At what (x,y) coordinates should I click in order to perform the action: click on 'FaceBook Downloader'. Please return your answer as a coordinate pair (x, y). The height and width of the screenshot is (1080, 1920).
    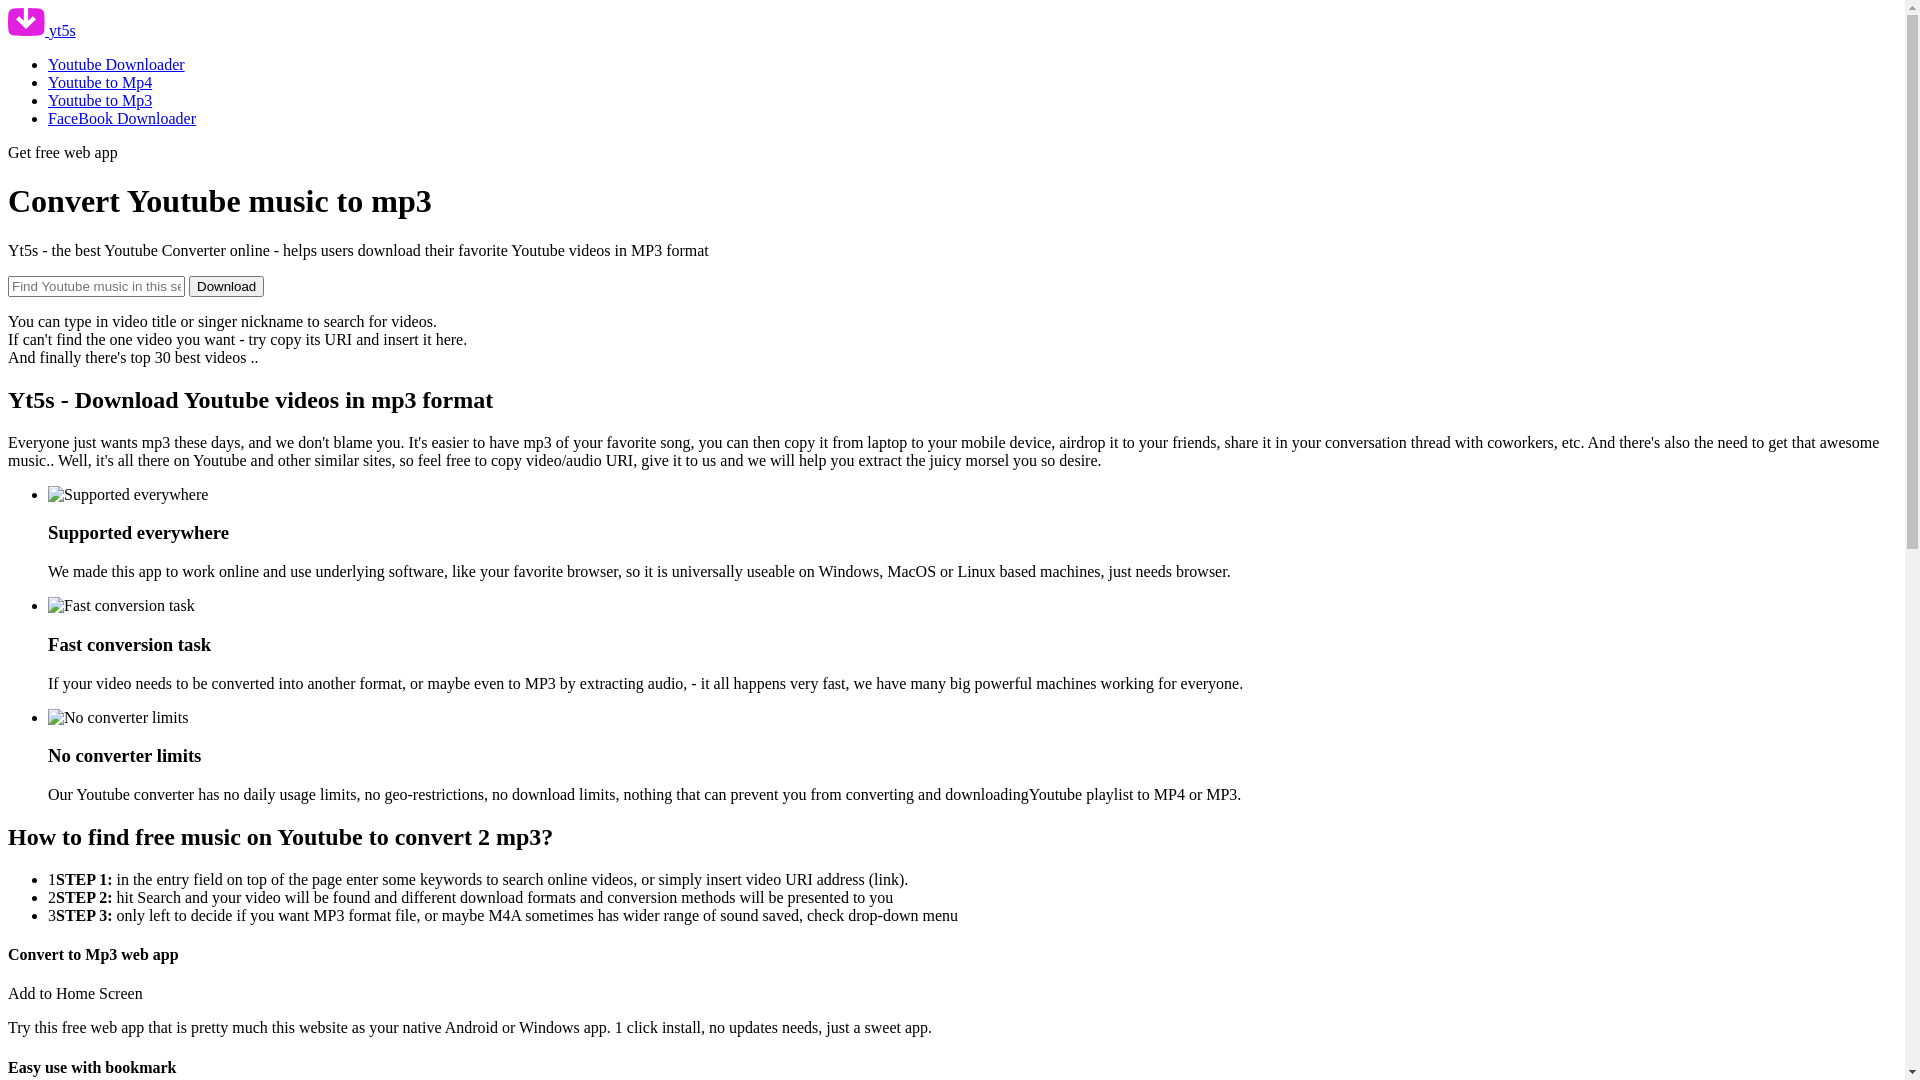
    Looking at the image, I should click on (120, 118).